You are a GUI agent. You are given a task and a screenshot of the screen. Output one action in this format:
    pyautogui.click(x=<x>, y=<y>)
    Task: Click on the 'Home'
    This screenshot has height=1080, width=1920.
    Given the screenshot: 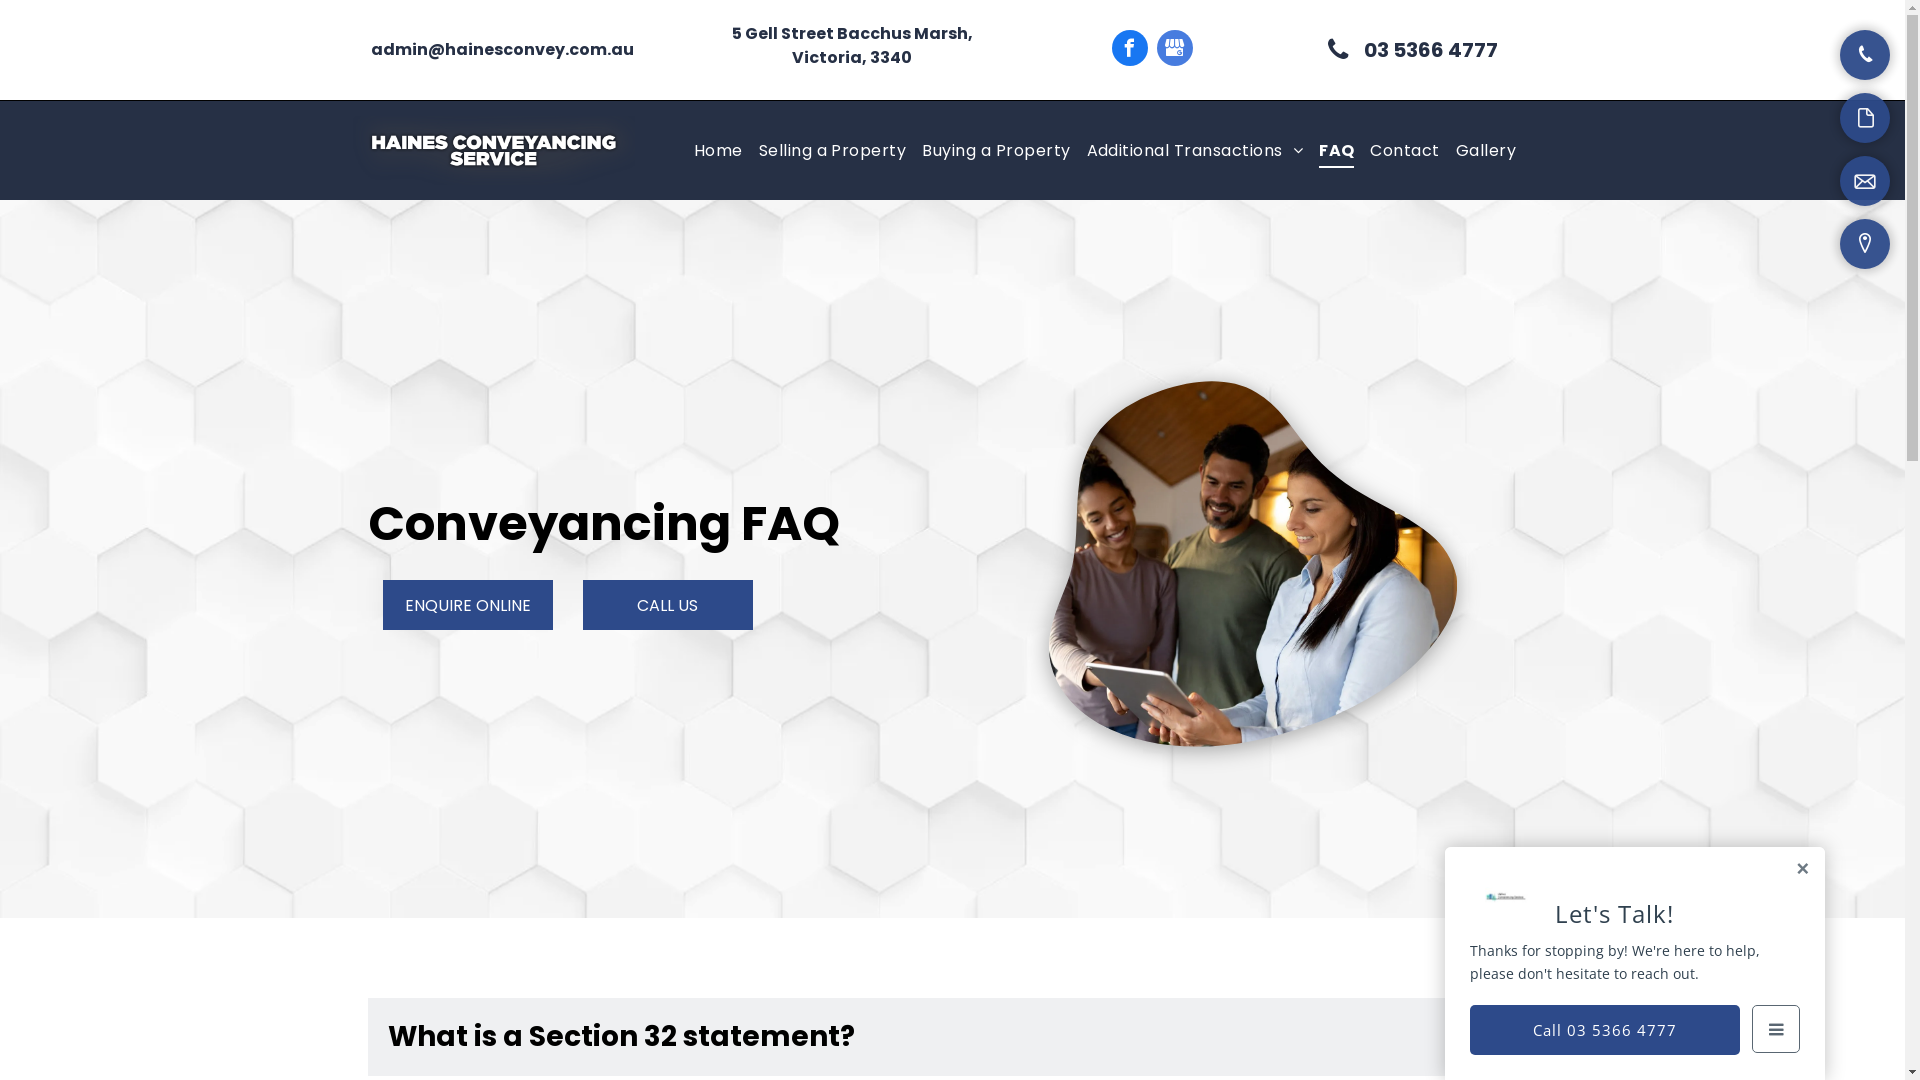 What is the action you would take?
    pyautogui.click(x=718, y=149)
    